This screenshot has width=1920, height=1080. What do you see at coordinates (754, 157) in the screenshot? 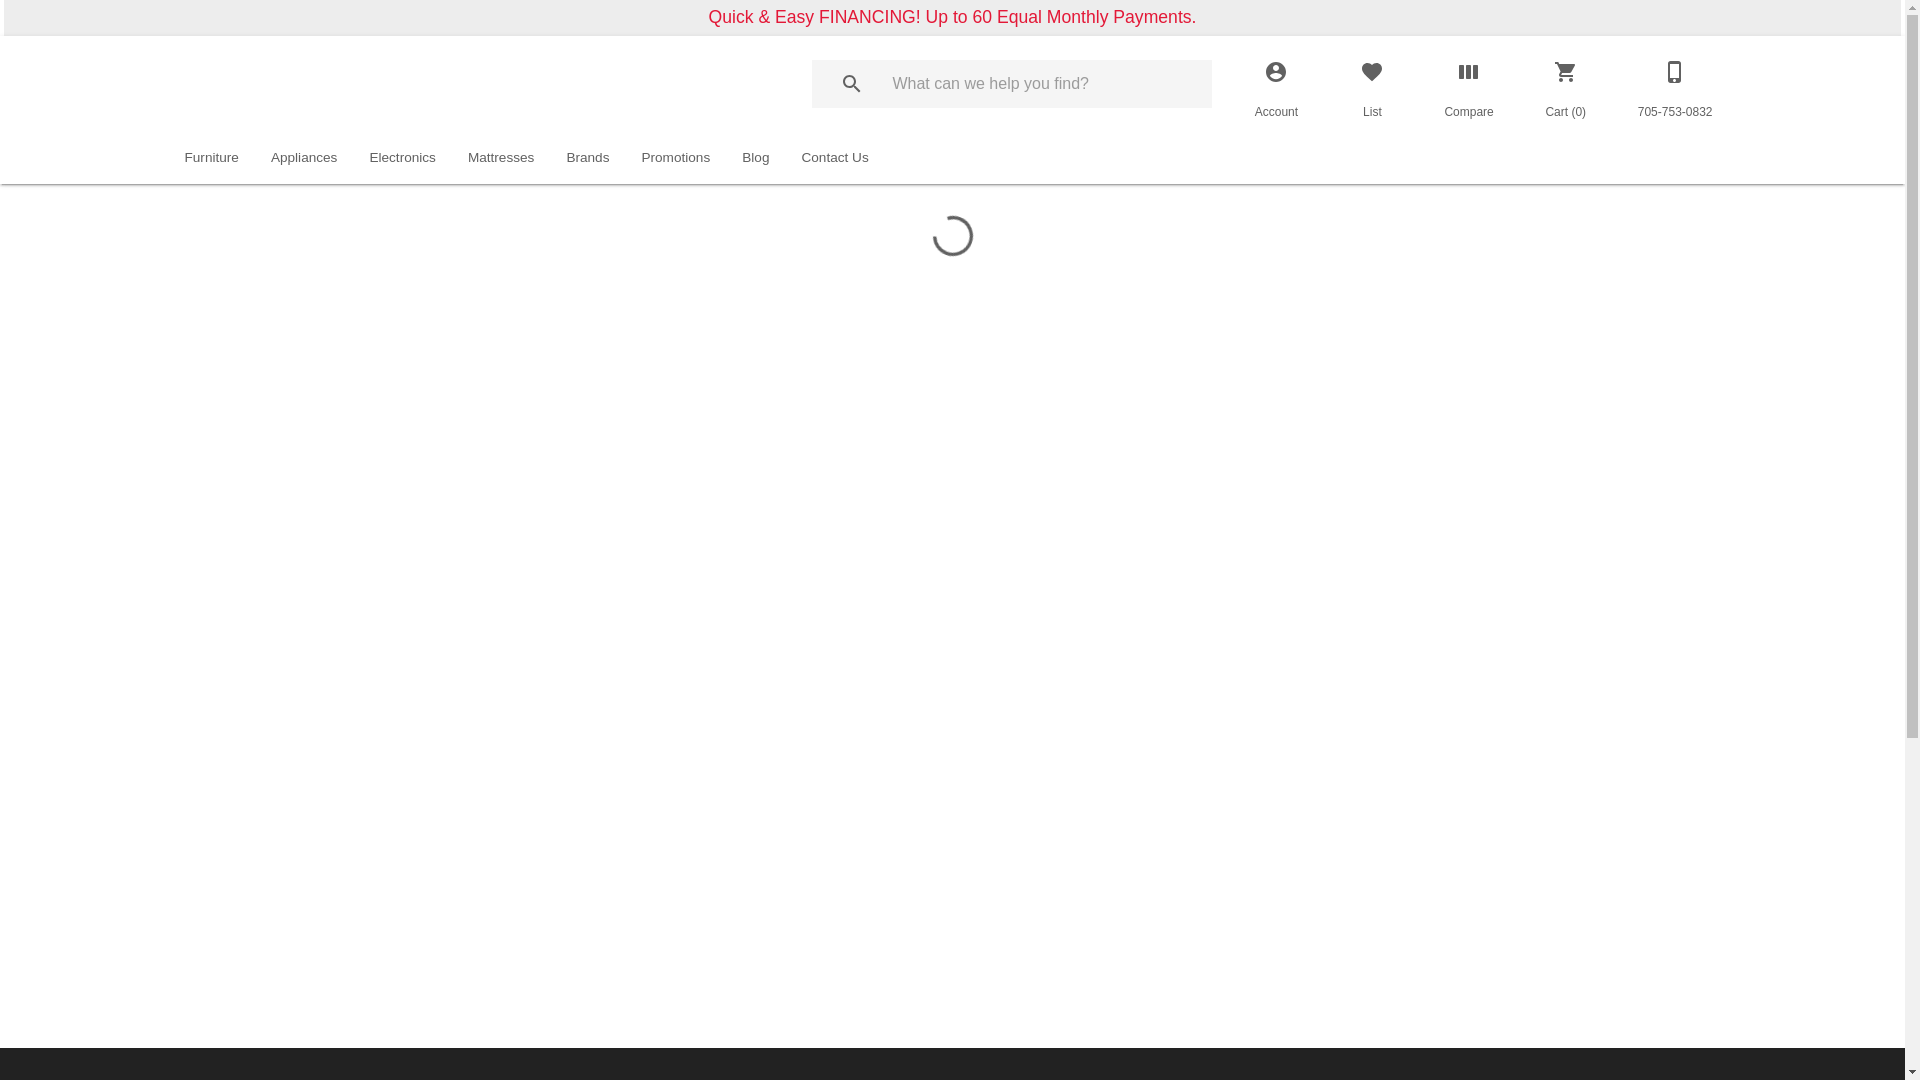
I see `'Blog'` at bounding box center [754, 157].